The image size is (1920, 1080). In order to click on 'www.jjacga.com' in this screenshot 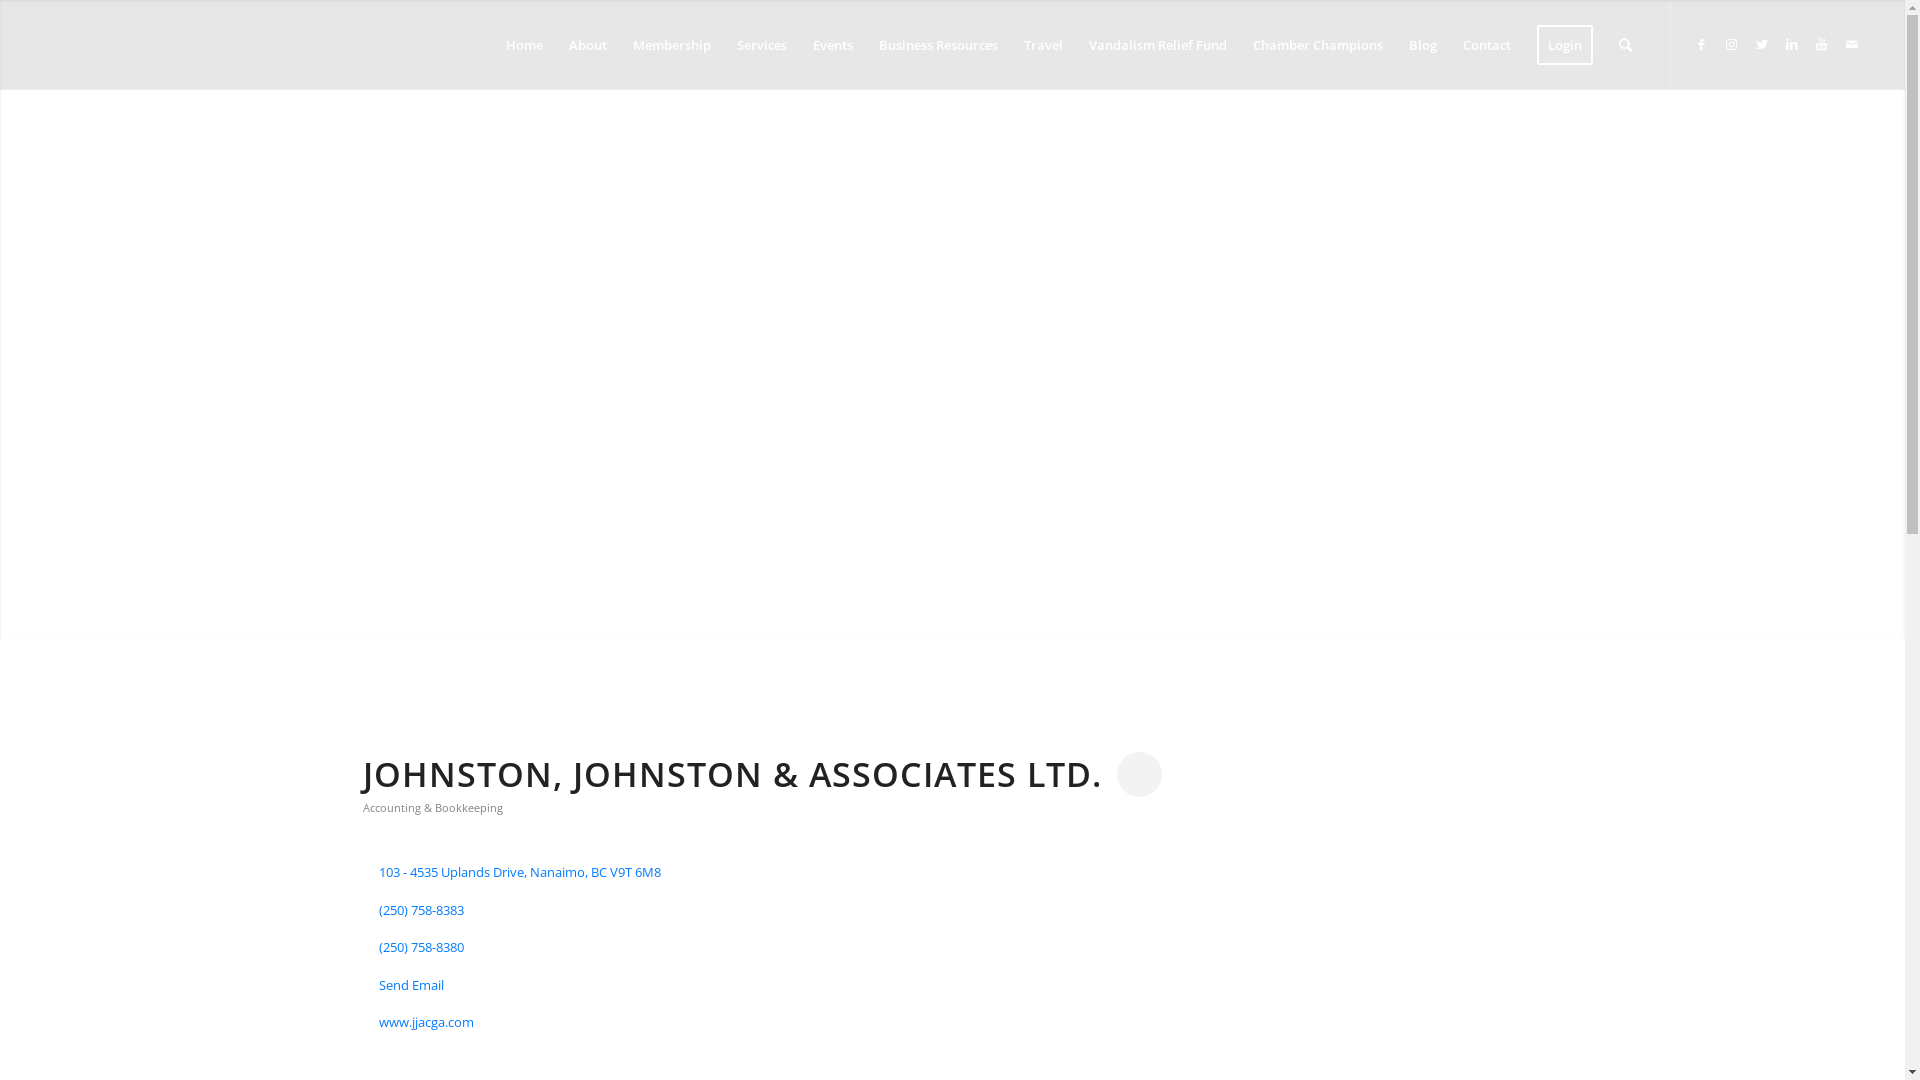, I will do `click(379, 1022)`.